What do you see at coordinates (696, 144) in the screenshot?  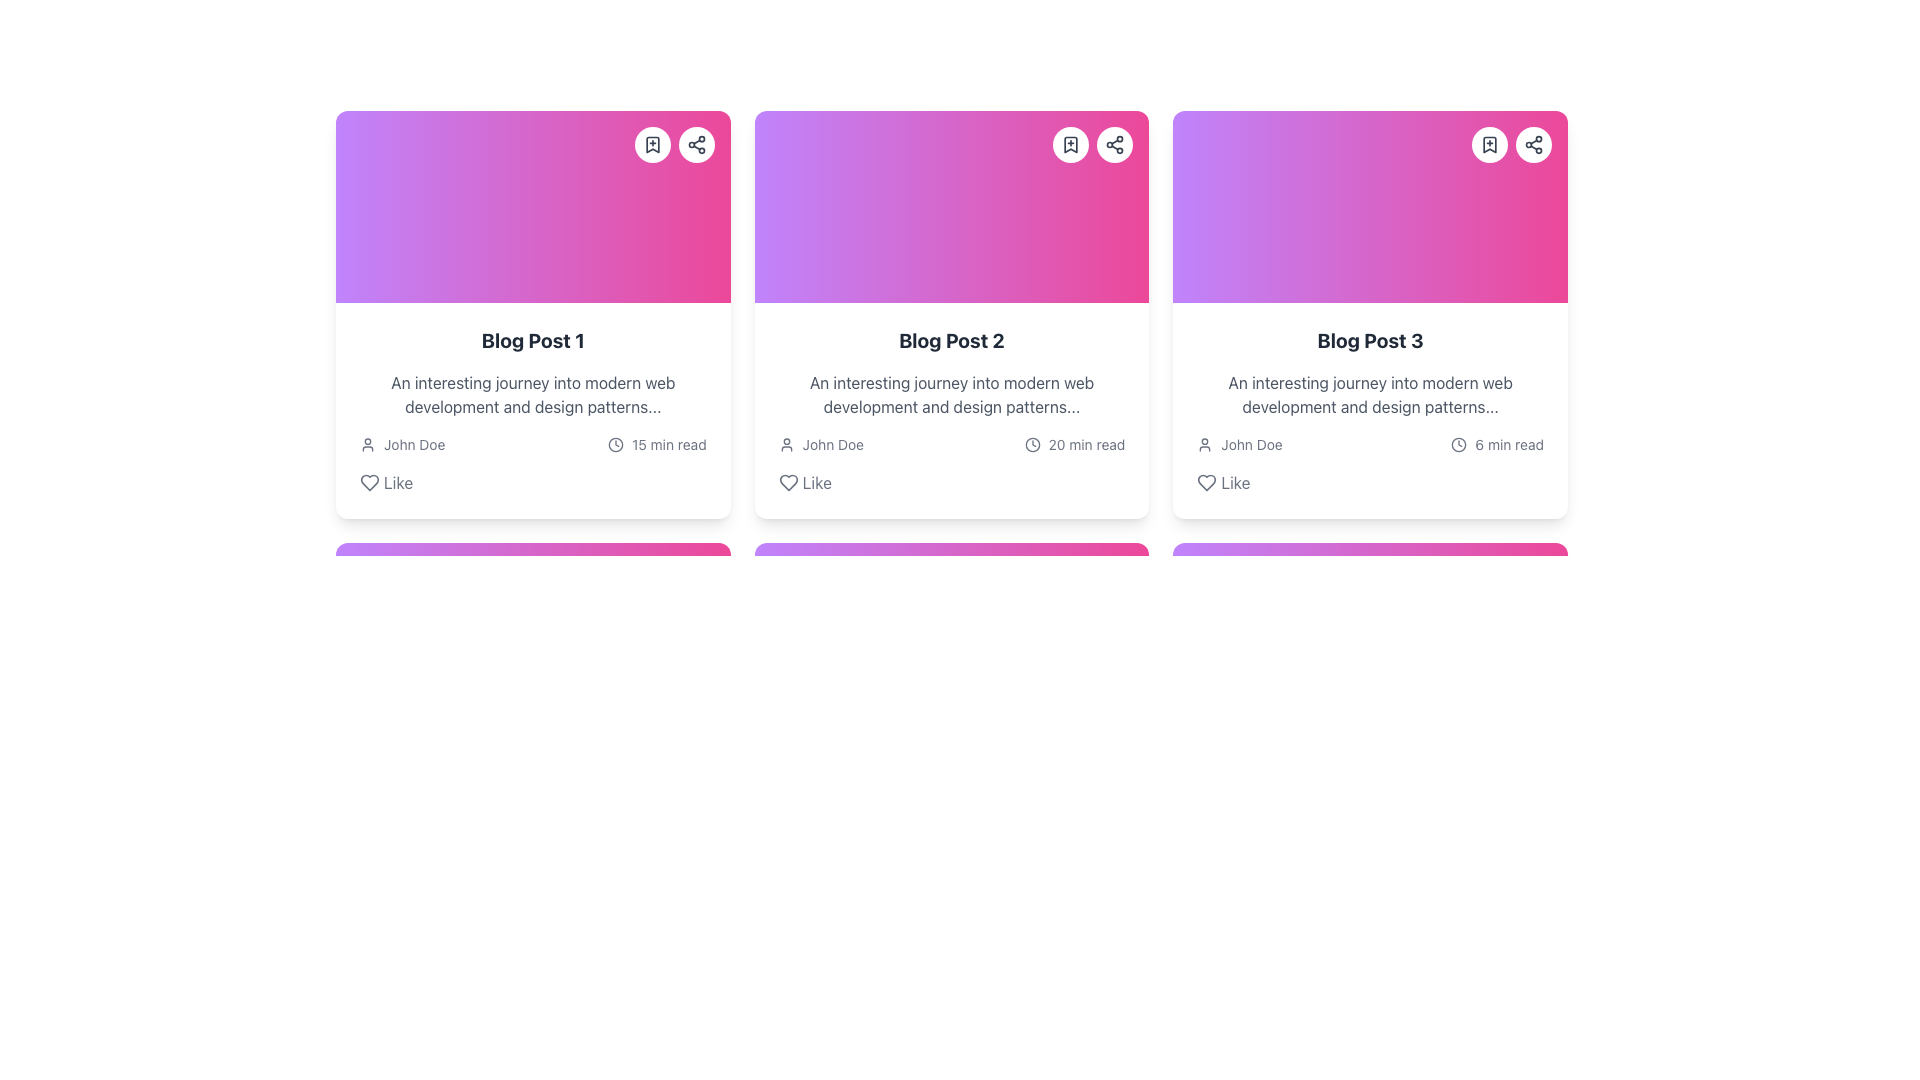 I see `the share icon located in the upper-right corner of the 'Blog Post 1' card` at bounding box center [696, 144].